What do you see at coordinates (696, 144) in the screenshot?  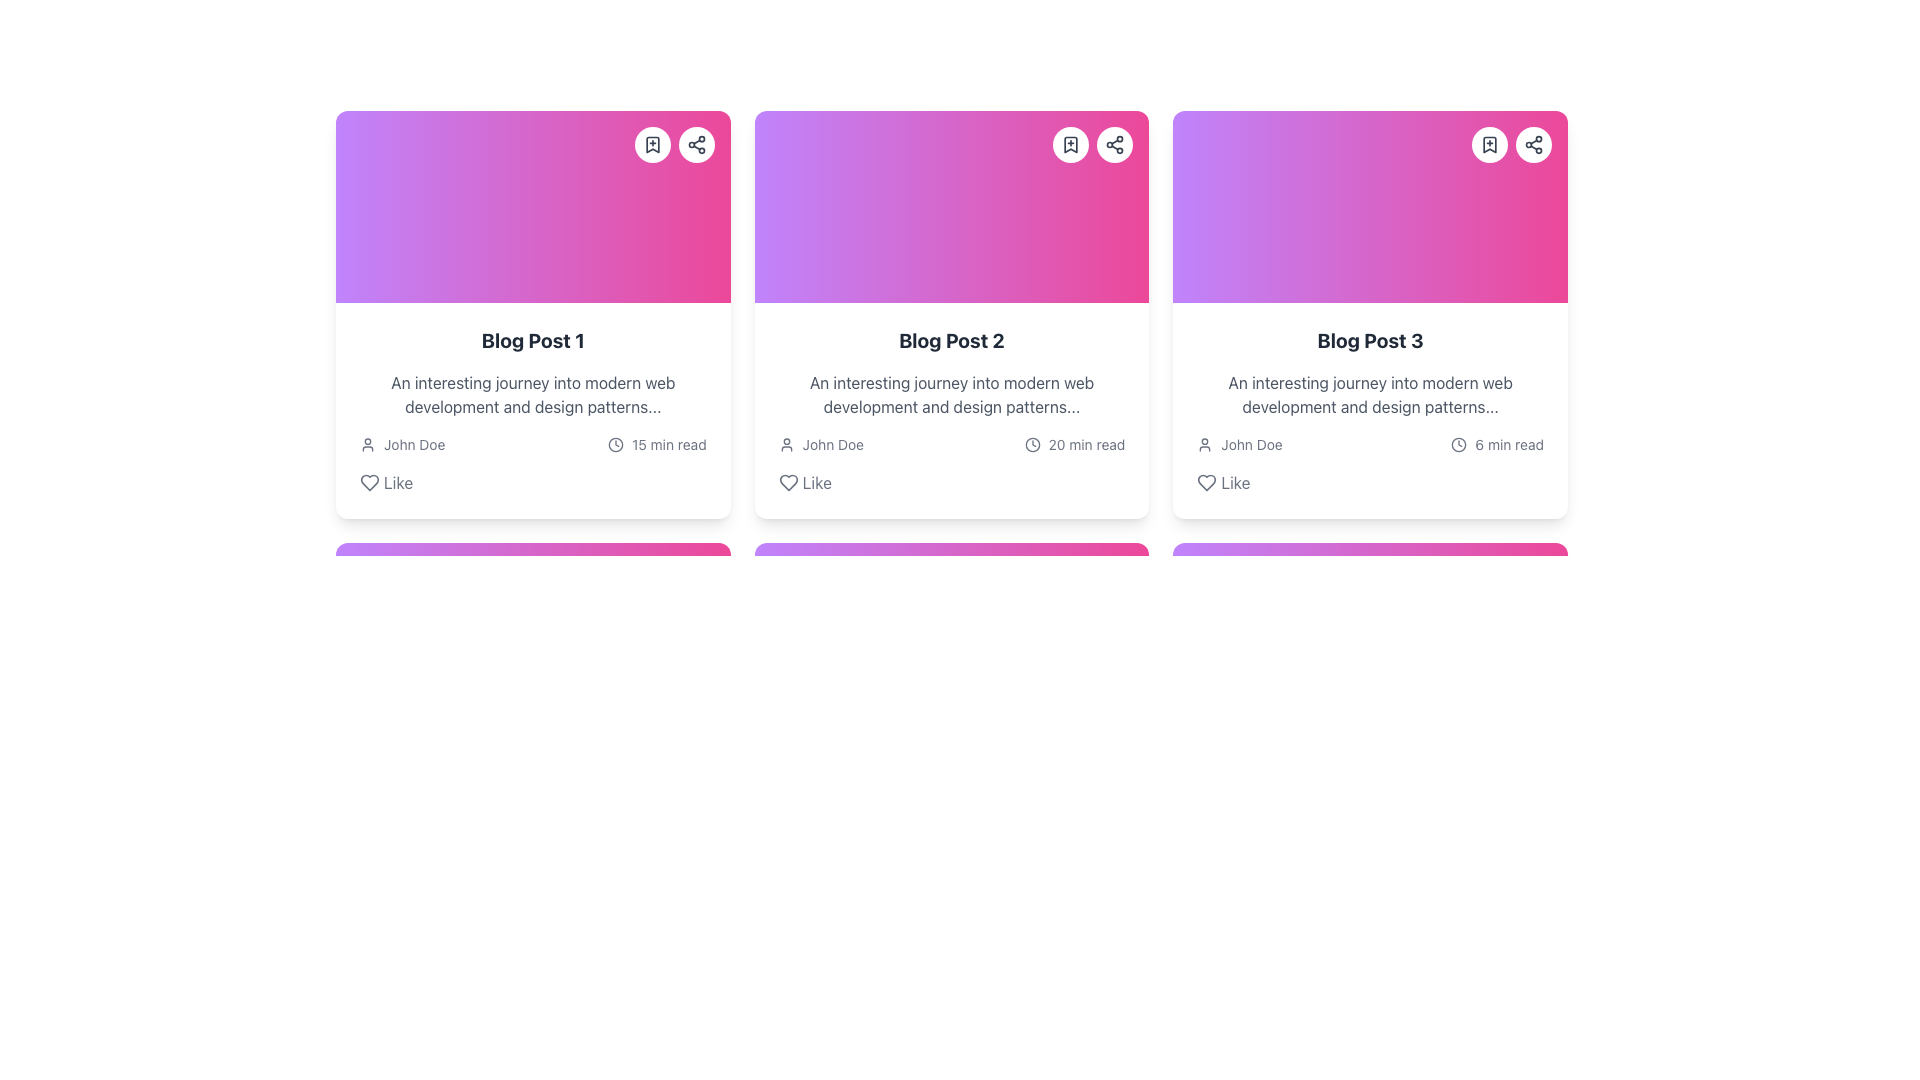 I see `the share icon located in the upper-right corner of the 'Blog Post 1' card` at bounding box center [696, 144].